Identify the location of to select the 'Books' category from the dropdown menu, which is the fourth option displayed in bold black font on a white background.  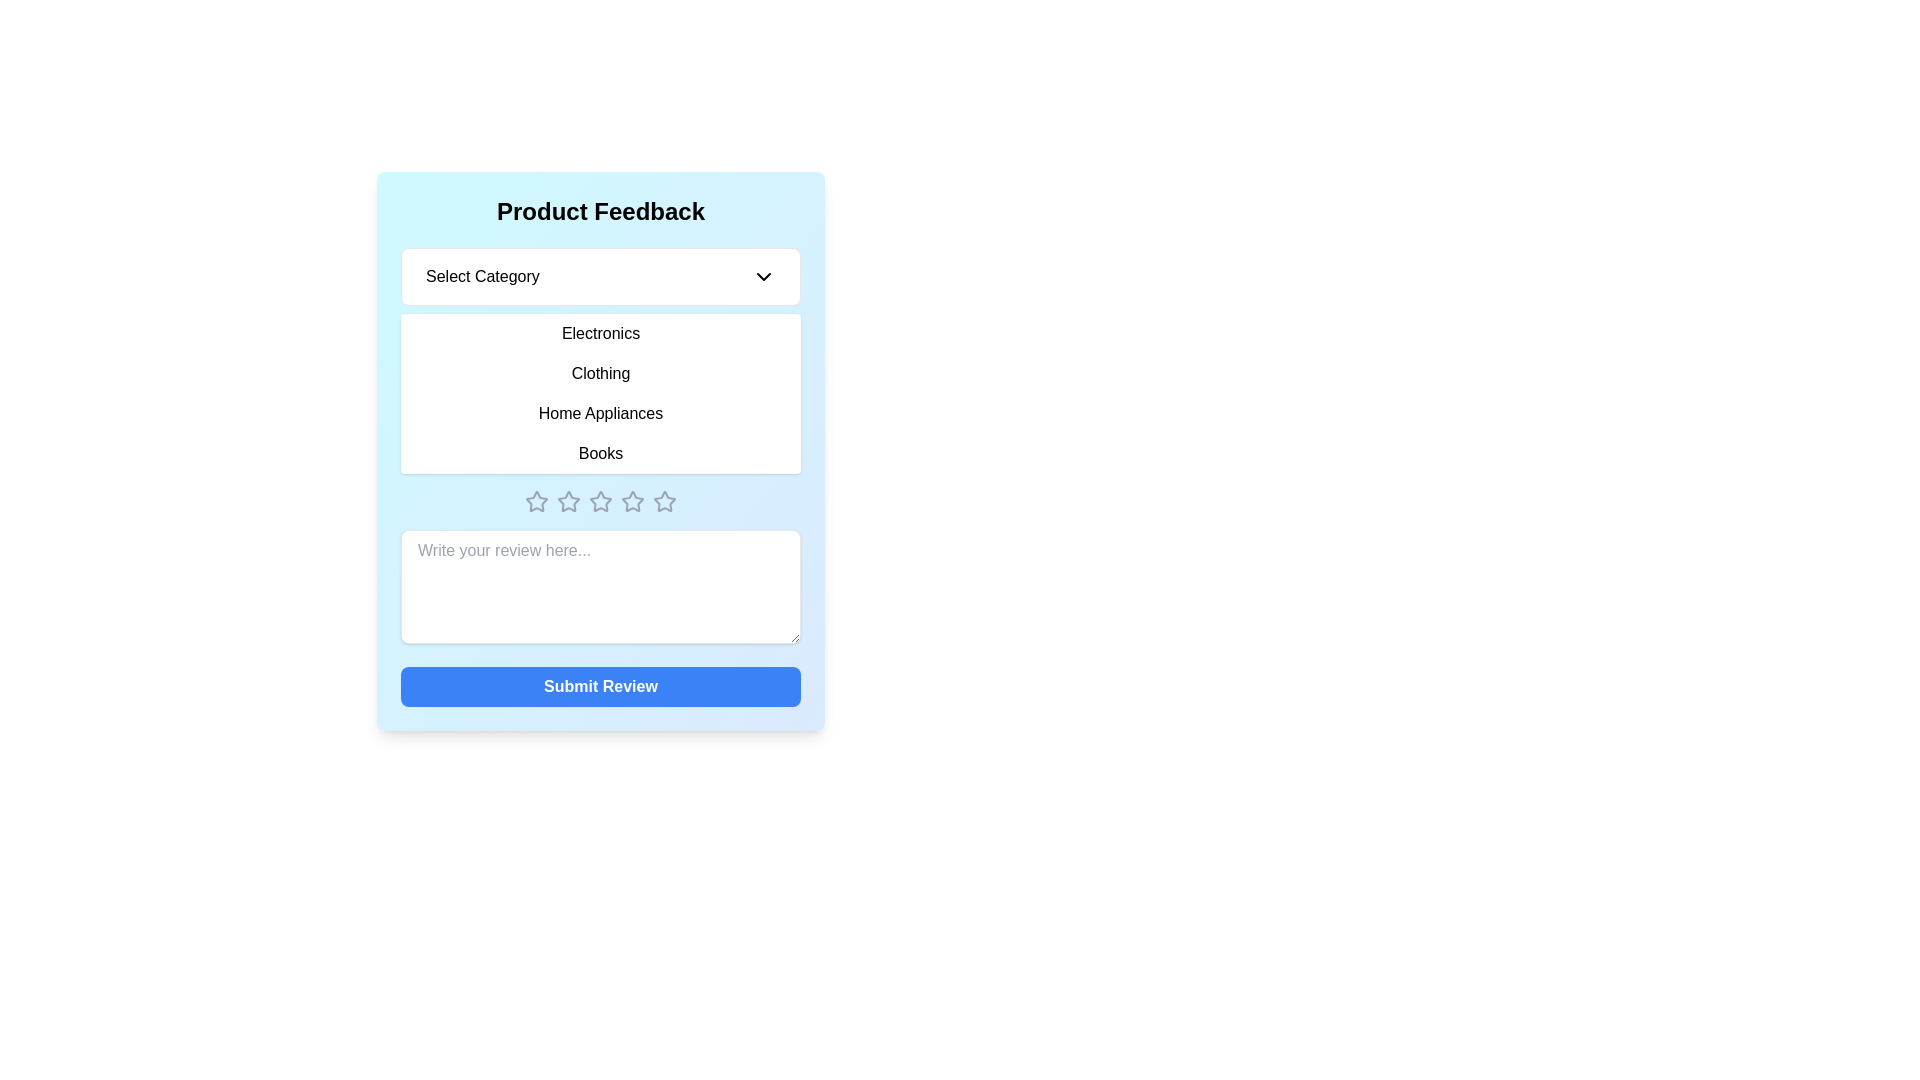
(599, 454).